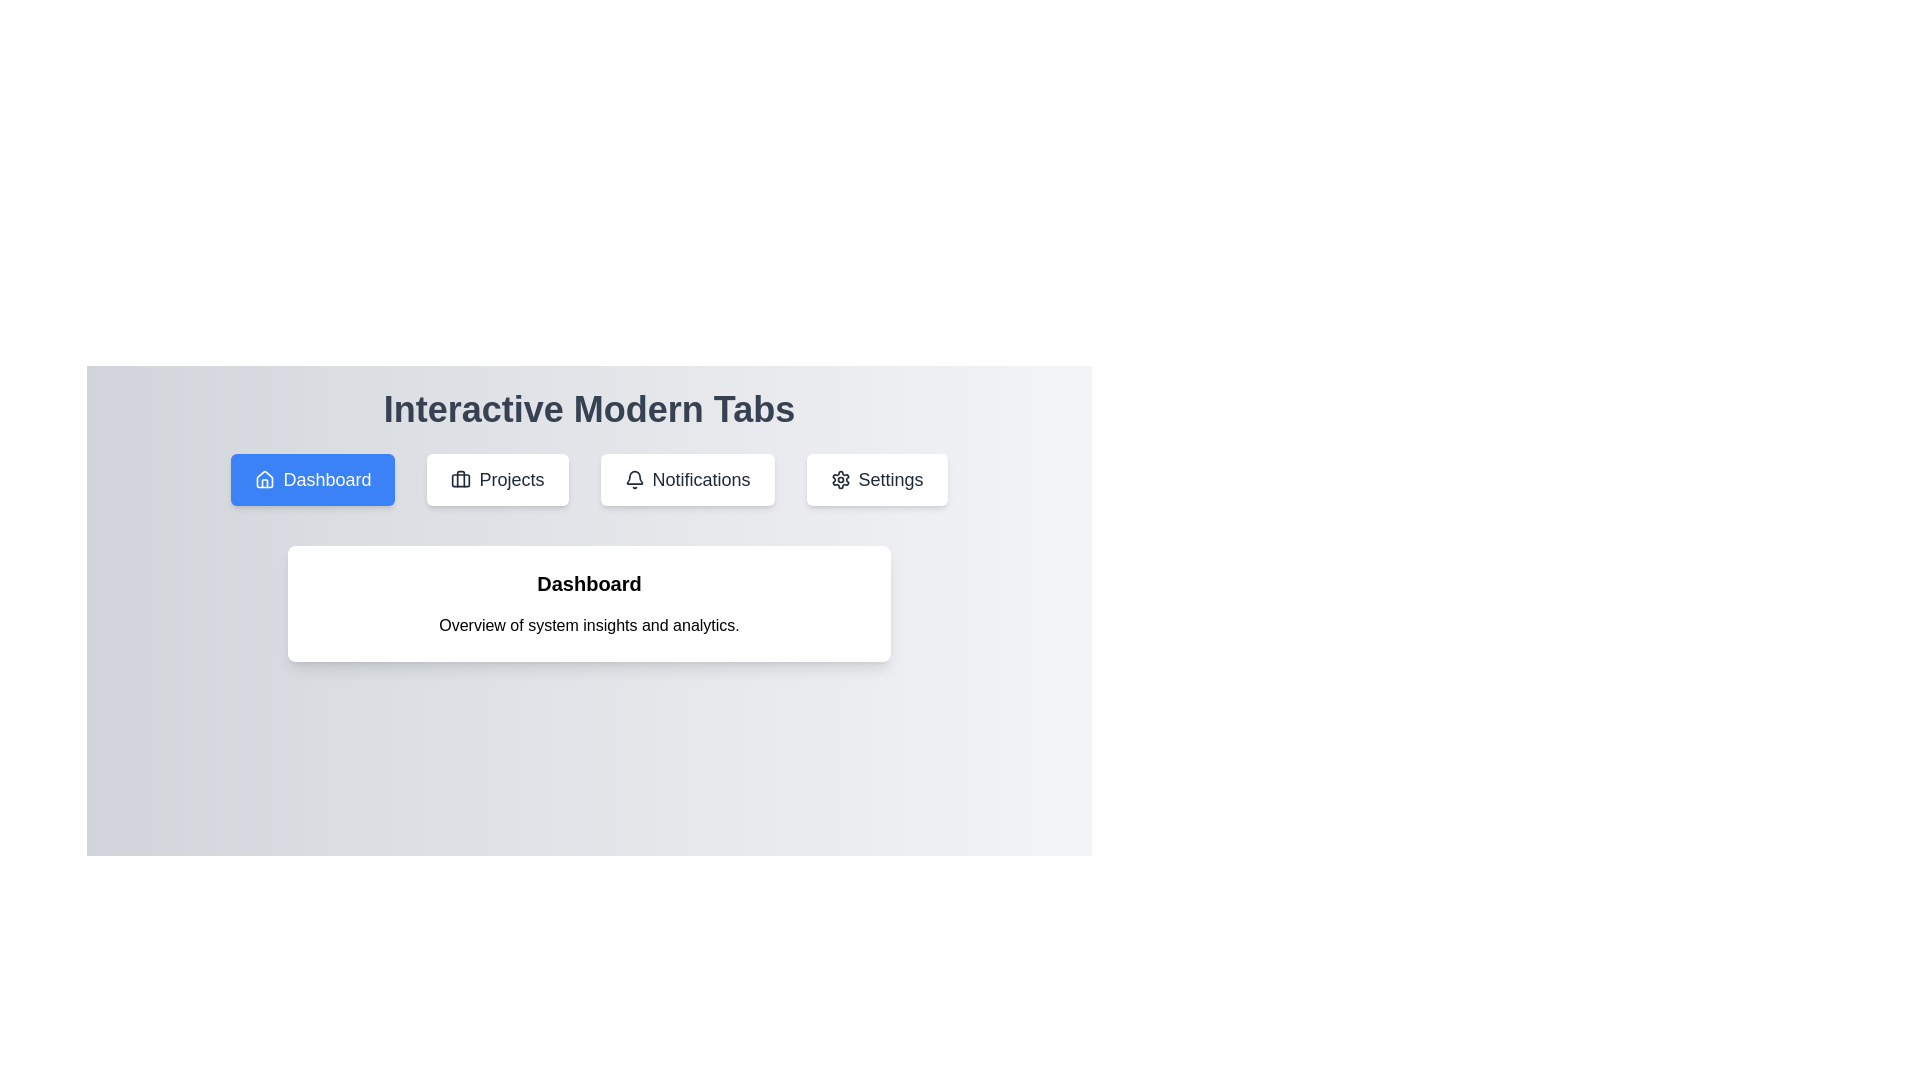 Image resolution: width=1920 pixels, height=1080 pixels. I want to click on the navigation button located between the 'Dashboard' and 'Notifications' buttons, so click(498, 479).